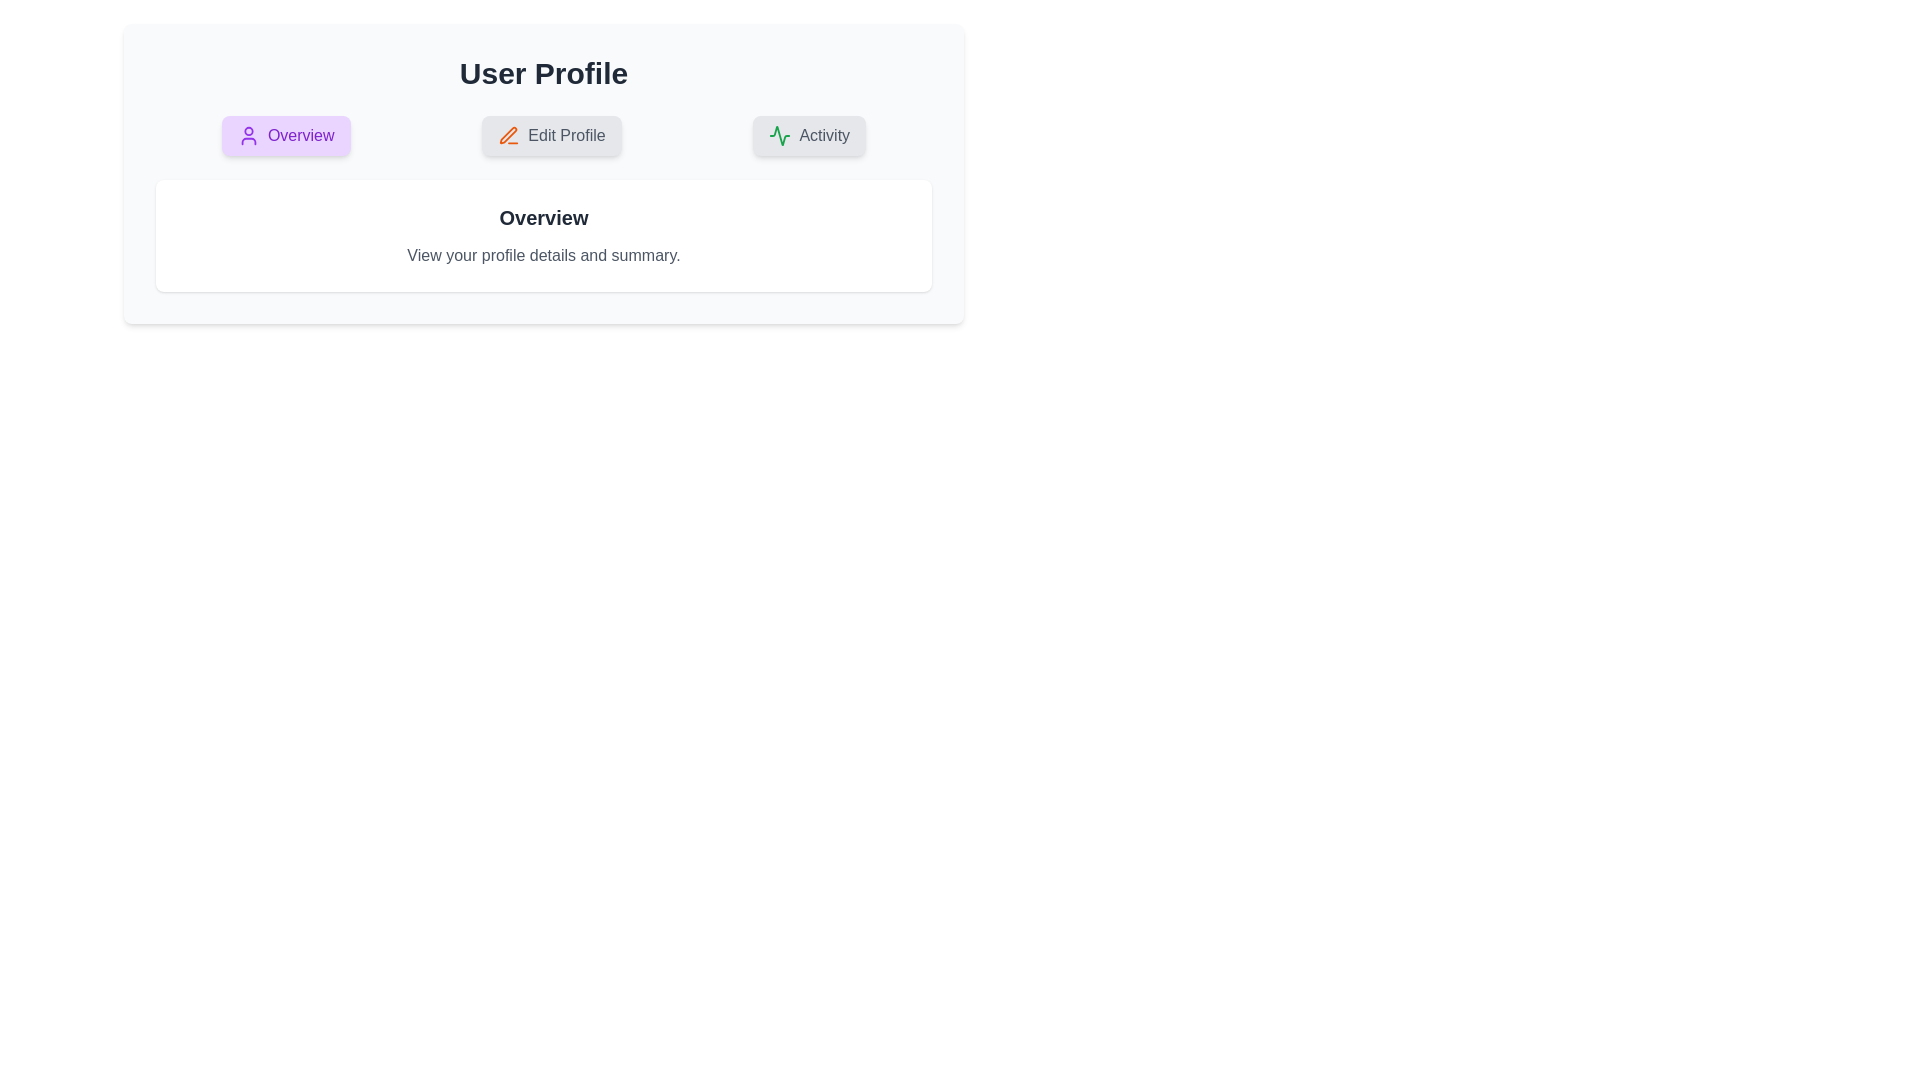  I want to click on the Edit Profile tab by clicking on it, so click(552, 135).